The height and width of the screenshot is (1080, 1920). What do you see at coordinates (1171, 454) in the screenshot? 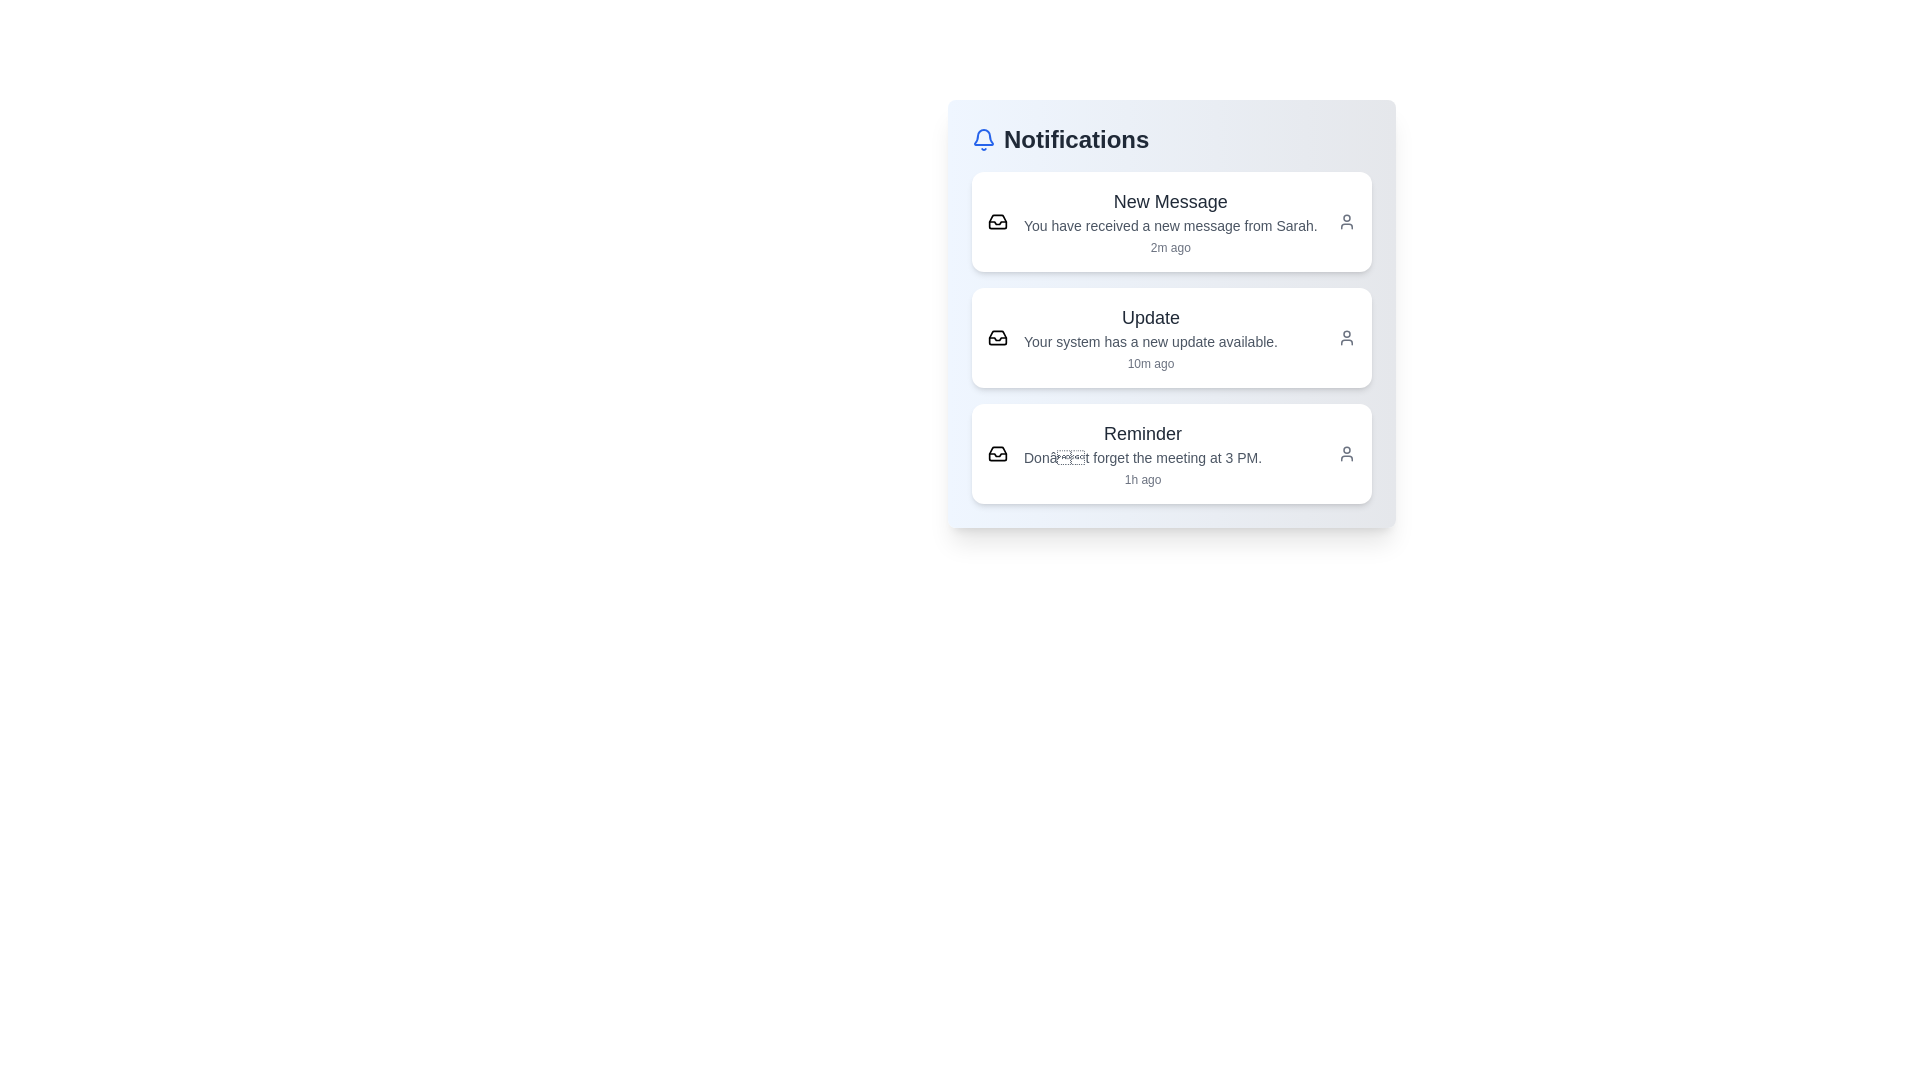
I see `the notification titled 'Reminder' to view its details` at bounding box center [1171, 454].